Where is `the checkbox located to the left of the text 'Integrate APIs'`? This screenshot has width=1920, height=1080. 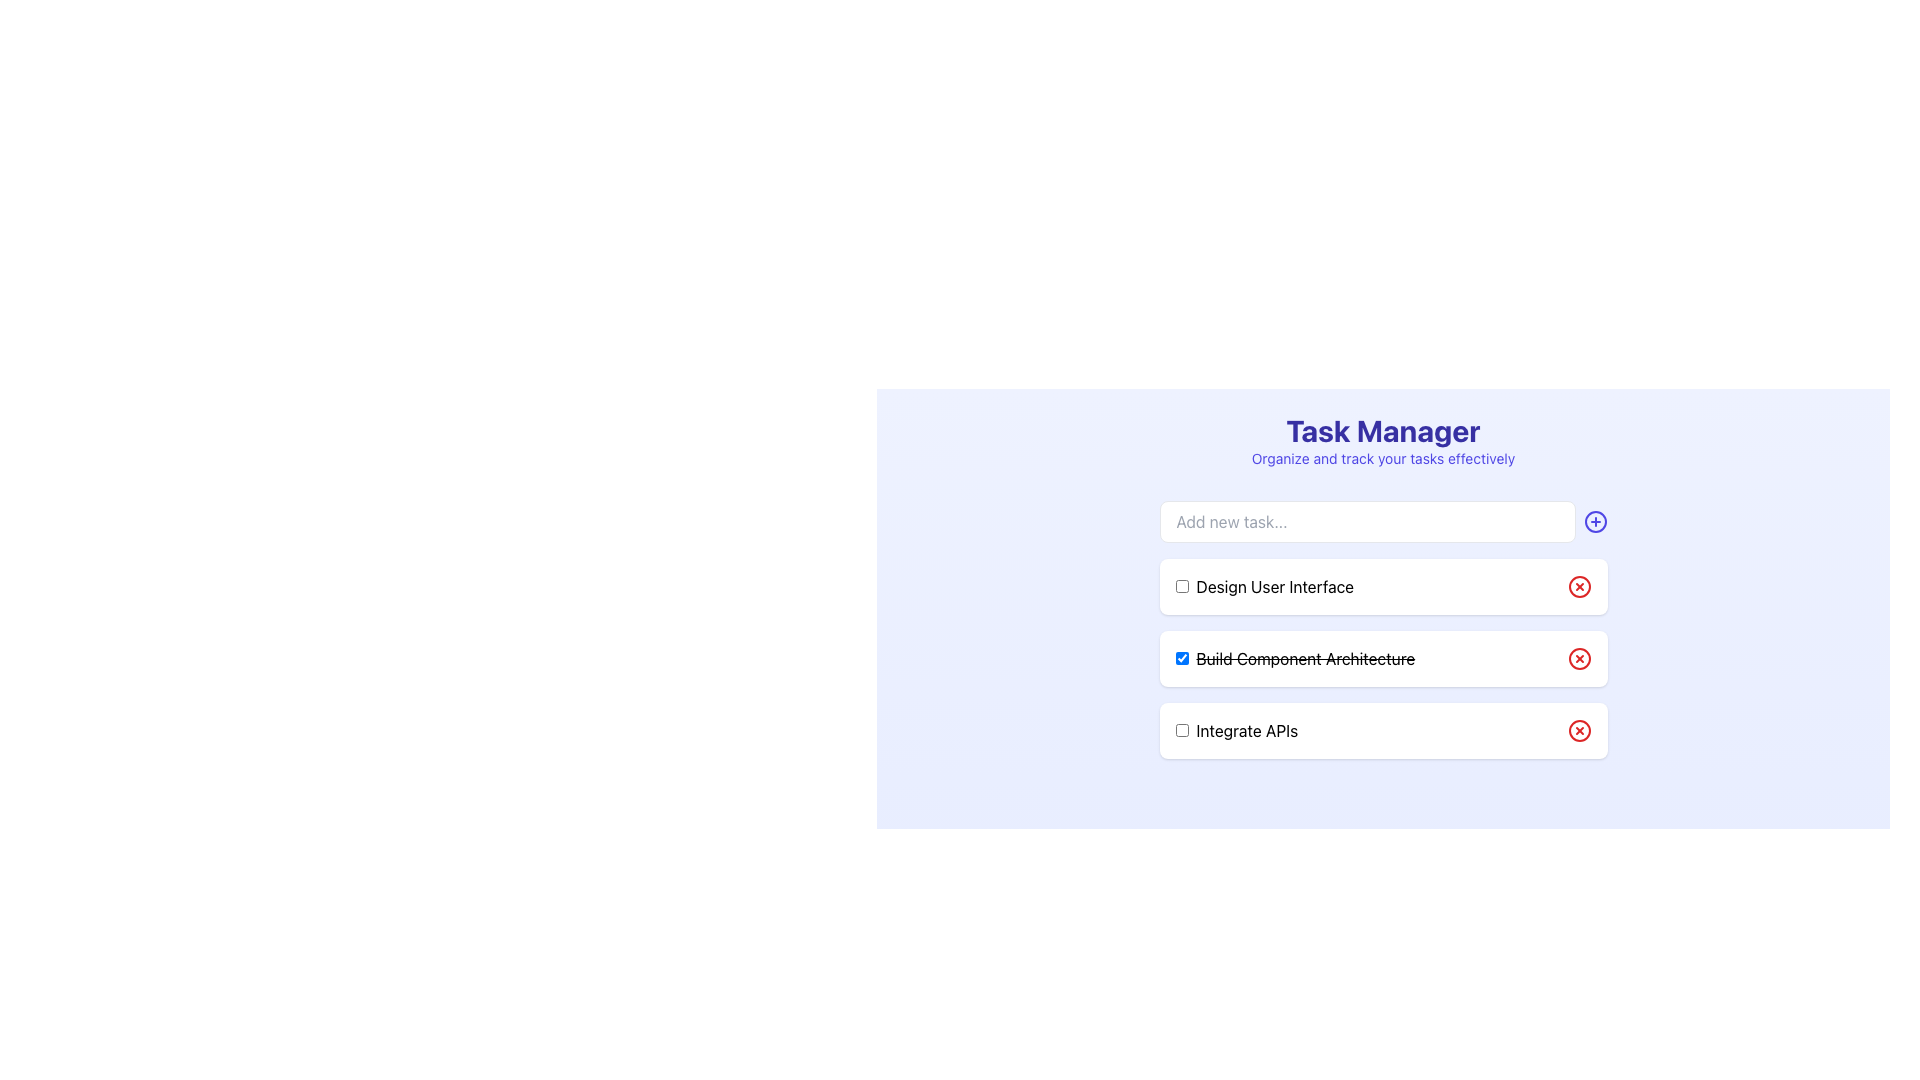
the checkbox located to the left of the text 'Integrate APIs' is located at coordinates (1181, 729).